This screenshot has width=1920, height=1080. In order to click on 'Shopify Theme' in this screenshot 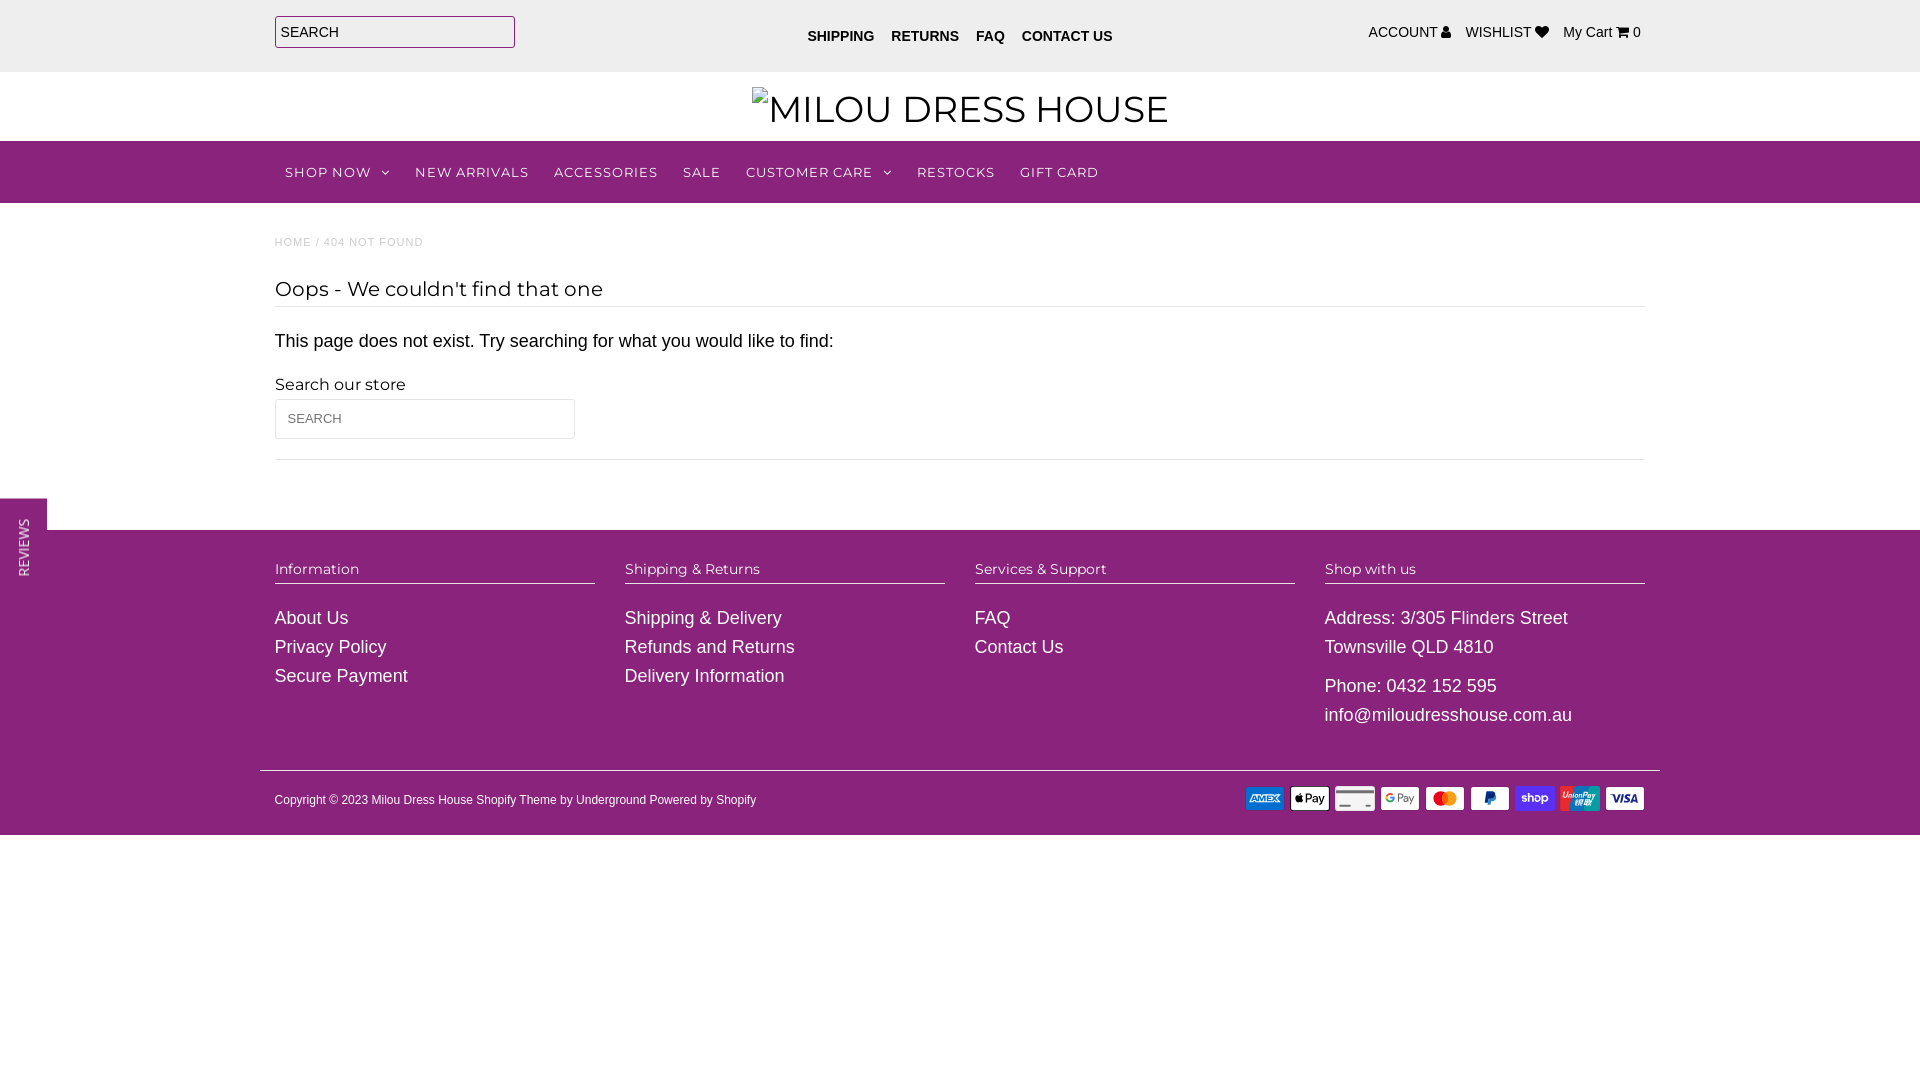, I will do `click(516, 798)`.